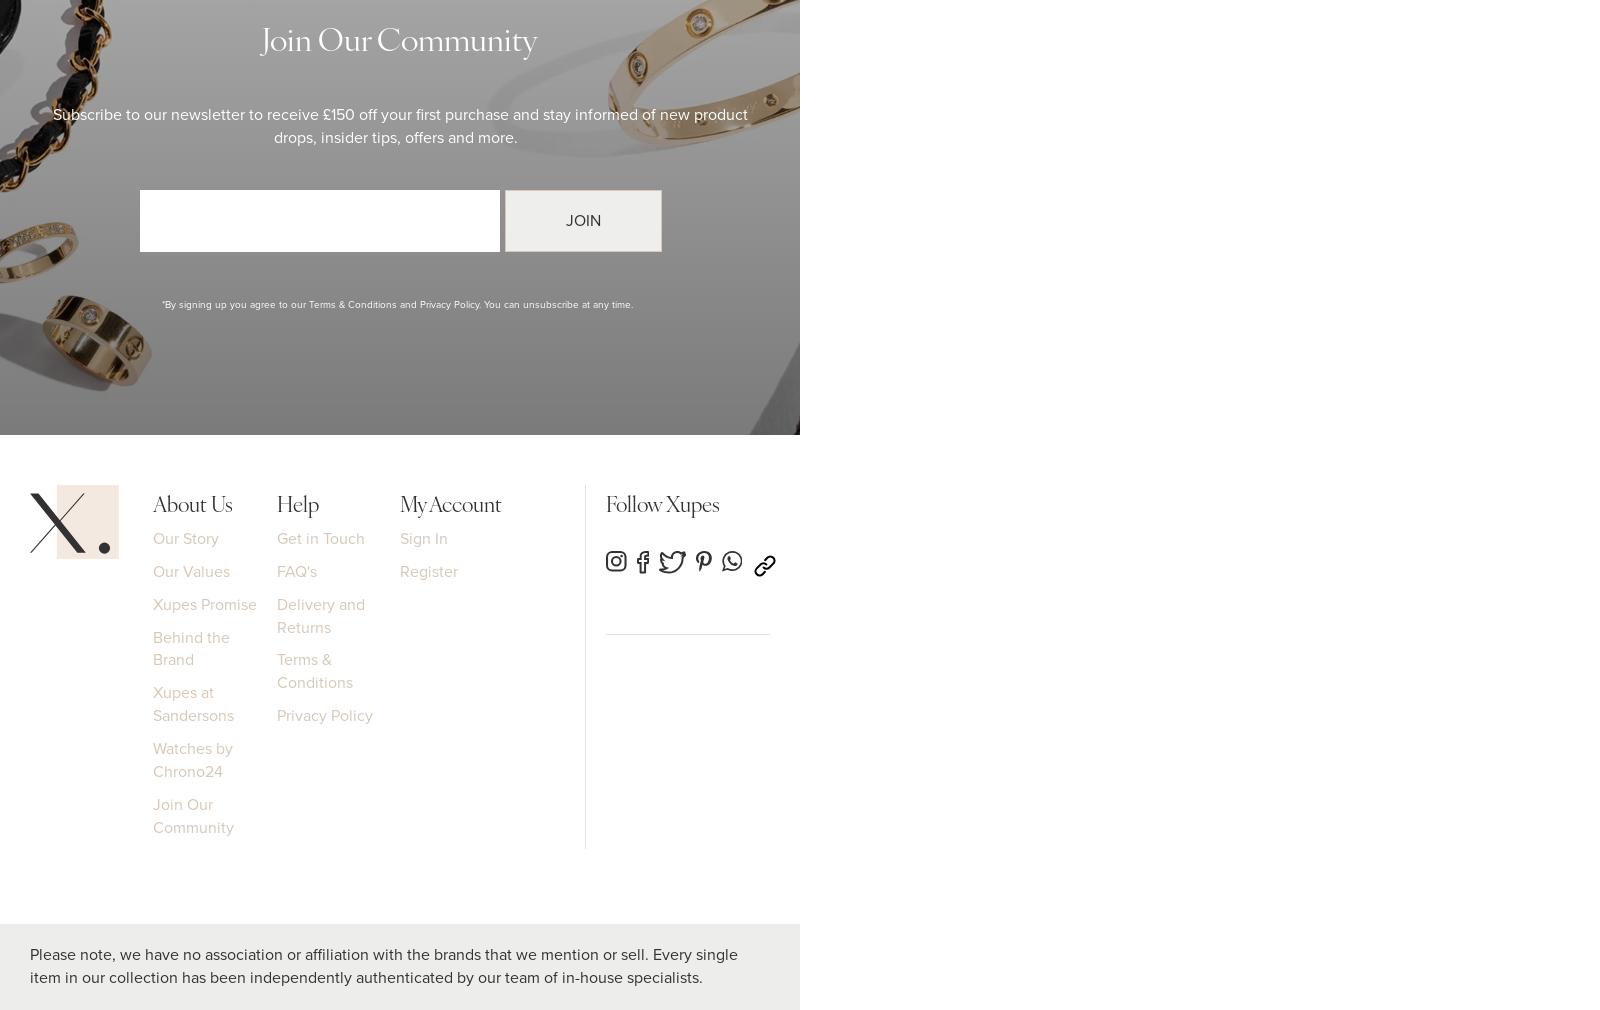 The height and width of the screenshot is (1010, 1600). Describe the element at coordinates (276, 670) in the screenshot. I see `'Terms & Conditions'` at that location.